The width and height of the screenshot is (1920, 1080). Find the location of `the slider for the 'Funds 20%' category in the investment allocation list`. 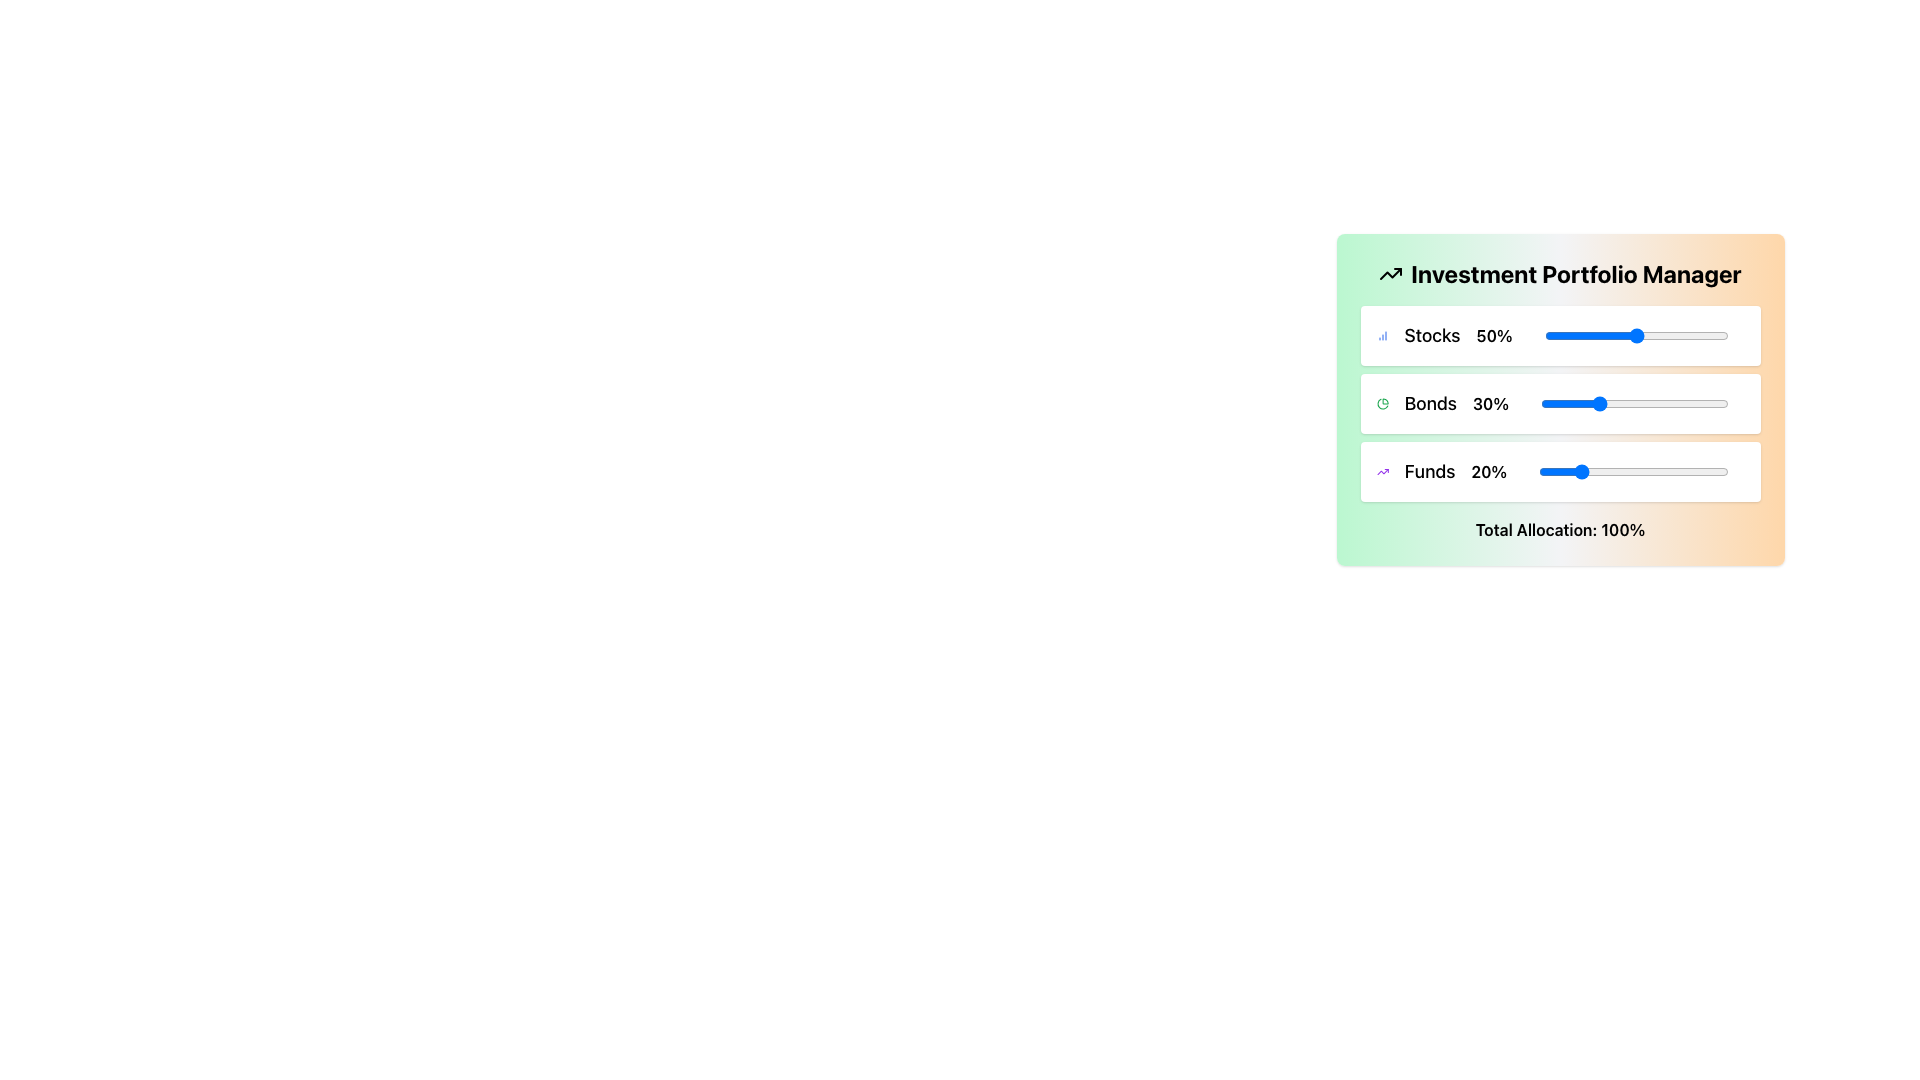

the slider for the 'Funds 20%' category in the investment allocation list is located at coordinates (1559, 471).